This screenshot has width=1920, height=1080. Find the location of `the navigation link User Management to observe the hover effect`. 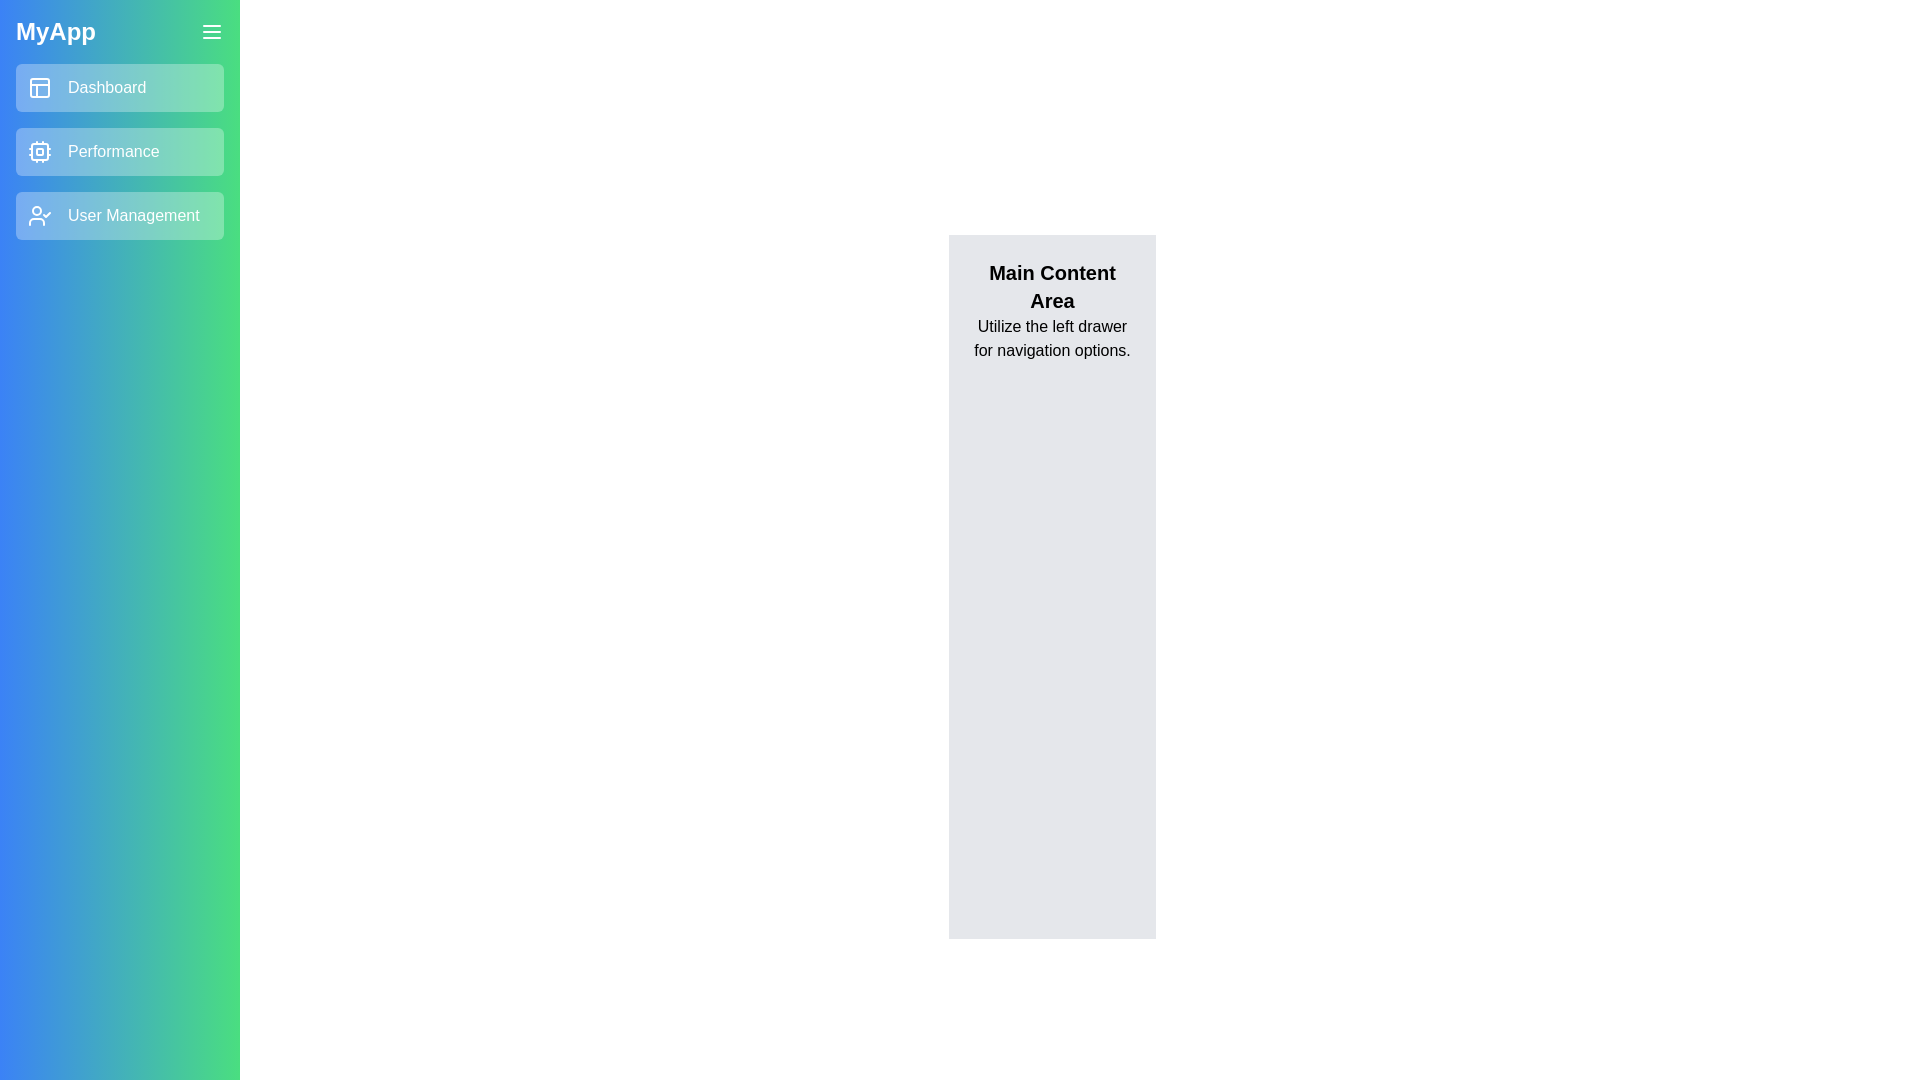

the navigation link User Management to observe the hover effect is located at coordinates (119, 216).